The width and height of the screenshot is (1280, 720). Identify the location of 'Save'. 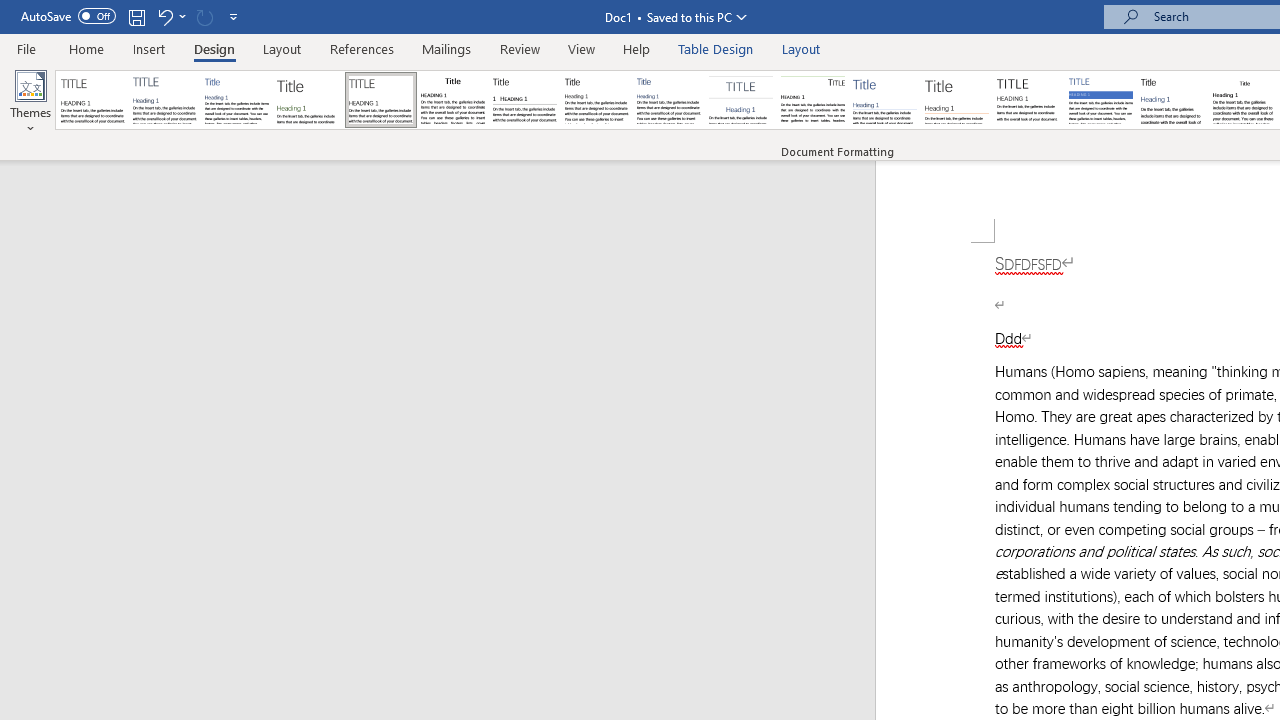
(135, 16).